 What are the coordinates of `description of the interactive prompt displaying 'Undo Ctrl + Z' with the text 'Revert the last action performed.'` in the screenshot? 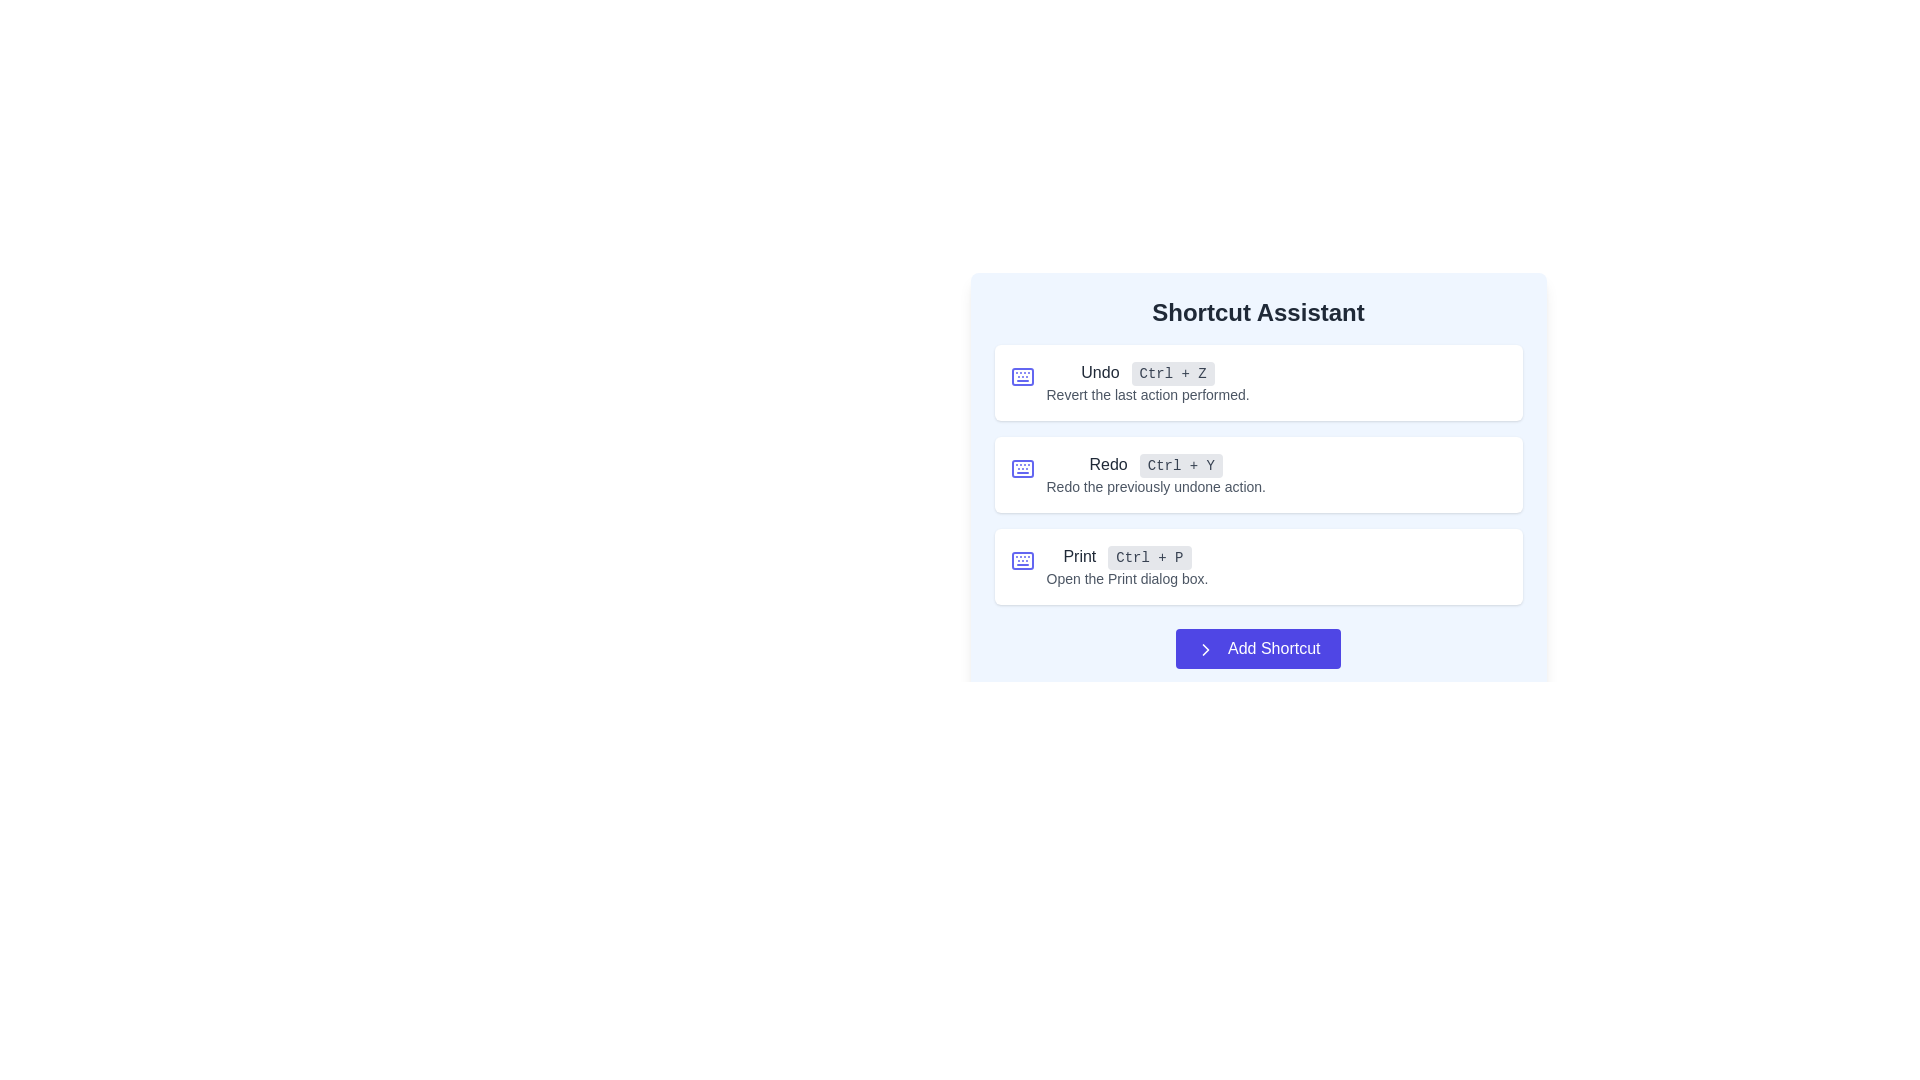 It's located at (1147, 382).